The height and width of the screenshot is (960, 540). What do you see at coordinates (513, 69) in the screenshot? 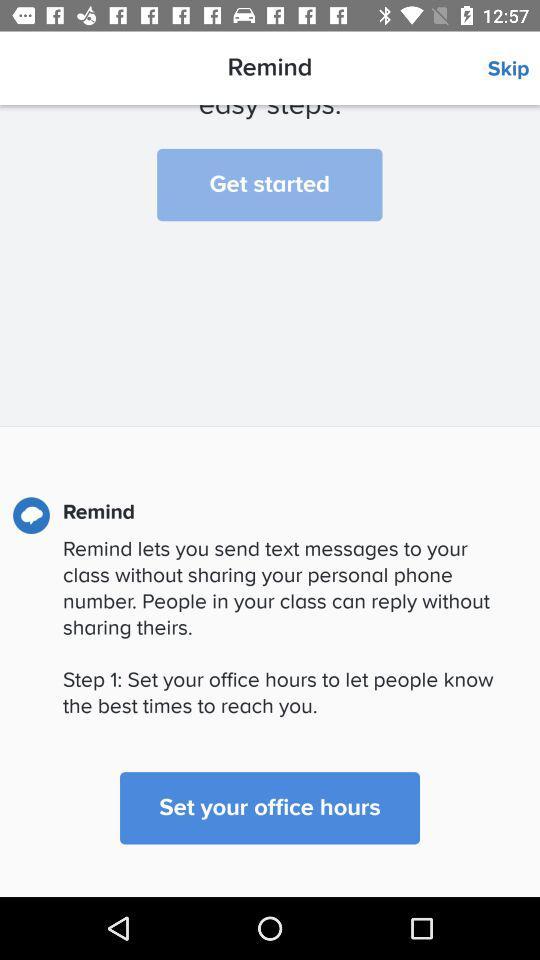
I see `the icon above the we ll help` at bounding box center [513, 69].